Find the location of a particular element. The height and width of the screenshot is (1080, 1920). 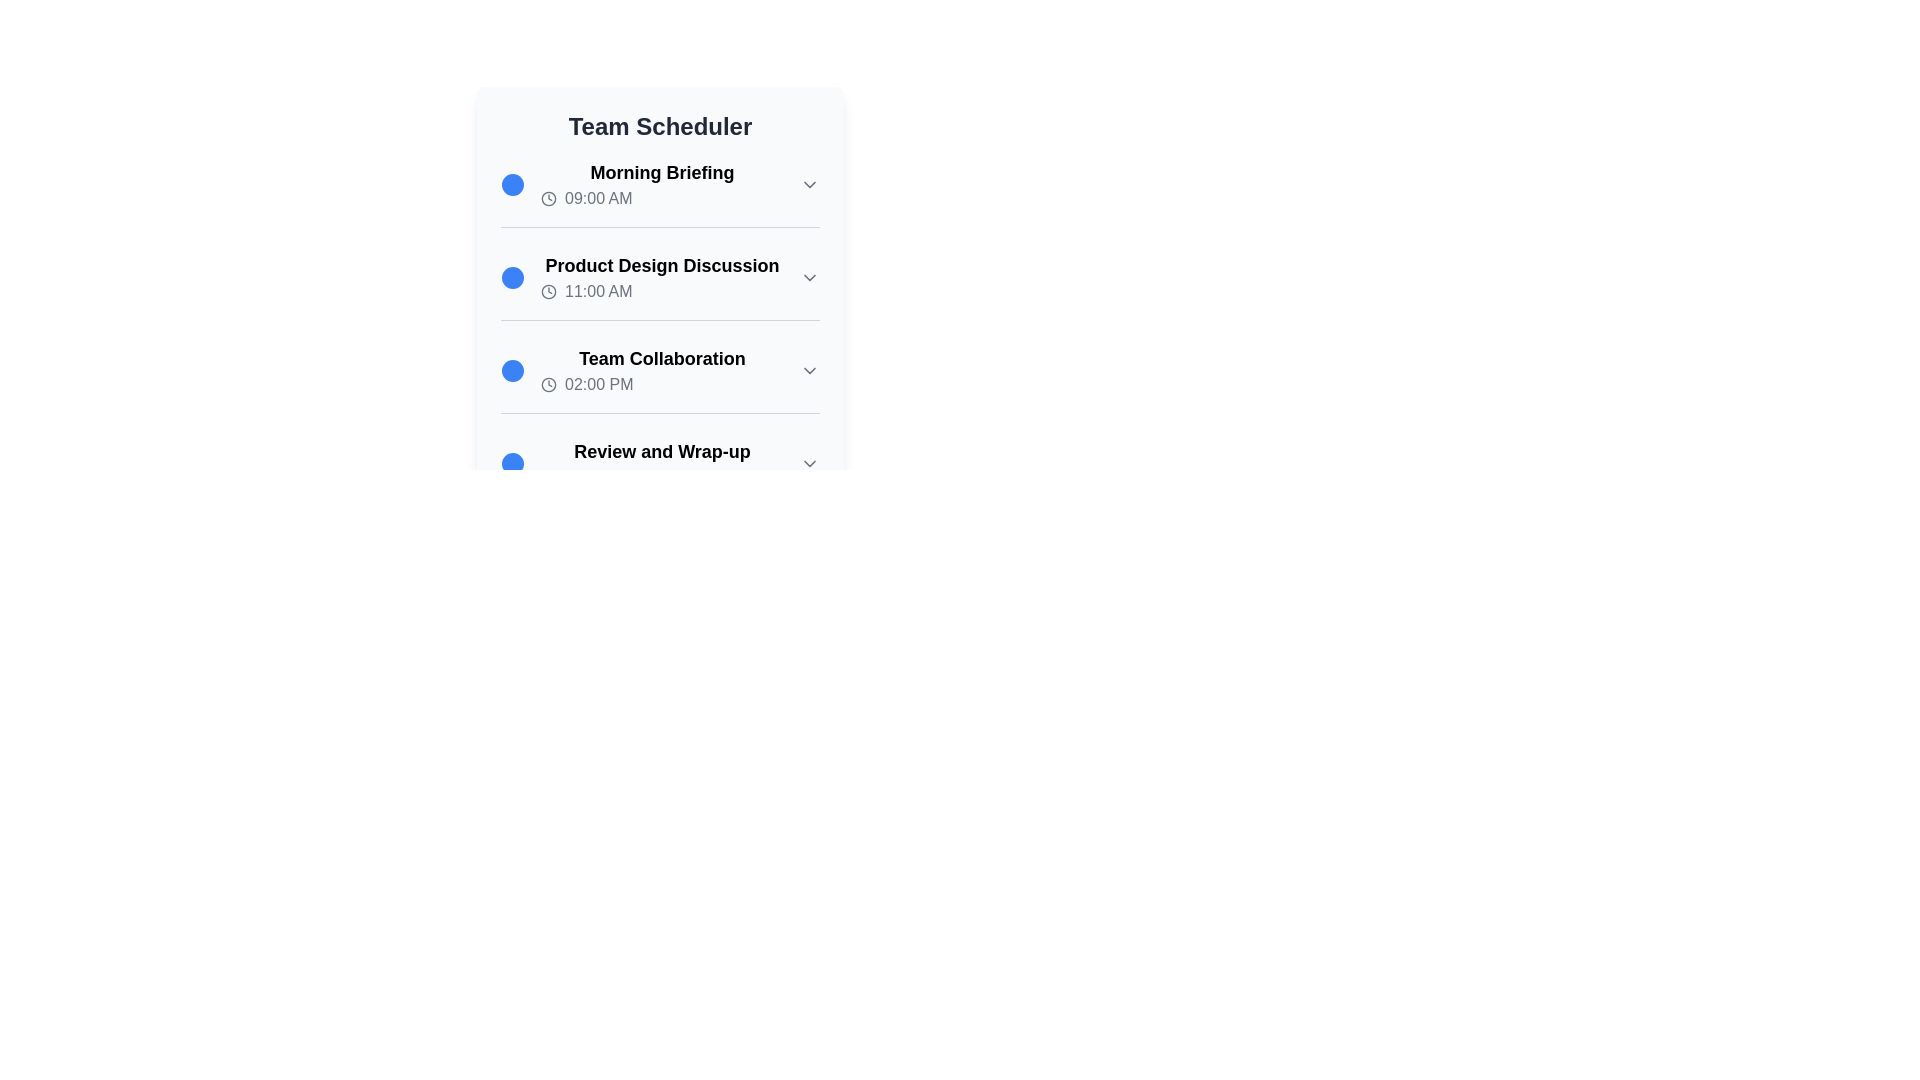

text element displaying 'Morning Briefing 09:00 AM', which is the first agenda item in the scheduler and located near the center of the interface is located at coordinates (662, 172).